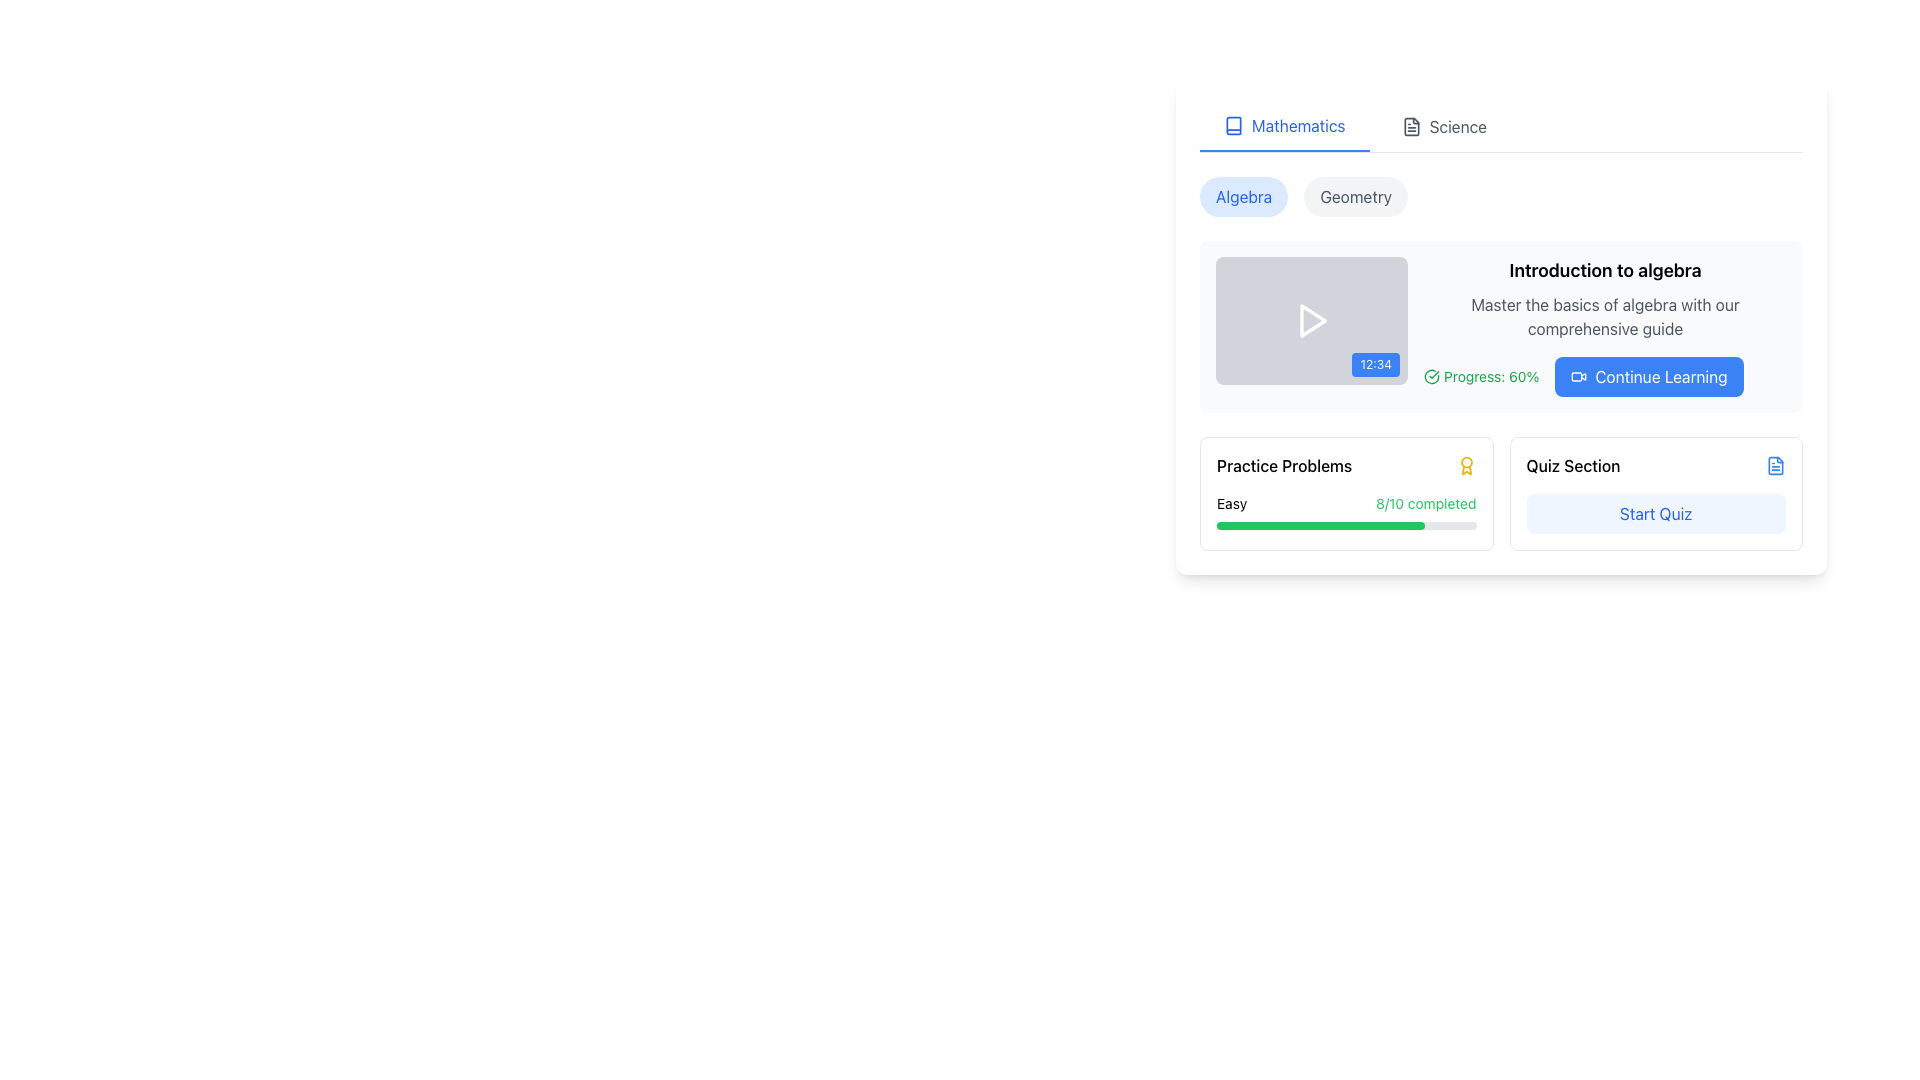 The width and height of the screenshot is (1920, 1080). I want to click on the progress indicator of the content card that has a white background, rounded corners, and a shadow effect, located within the educational materials panel, so click(1501, 325).